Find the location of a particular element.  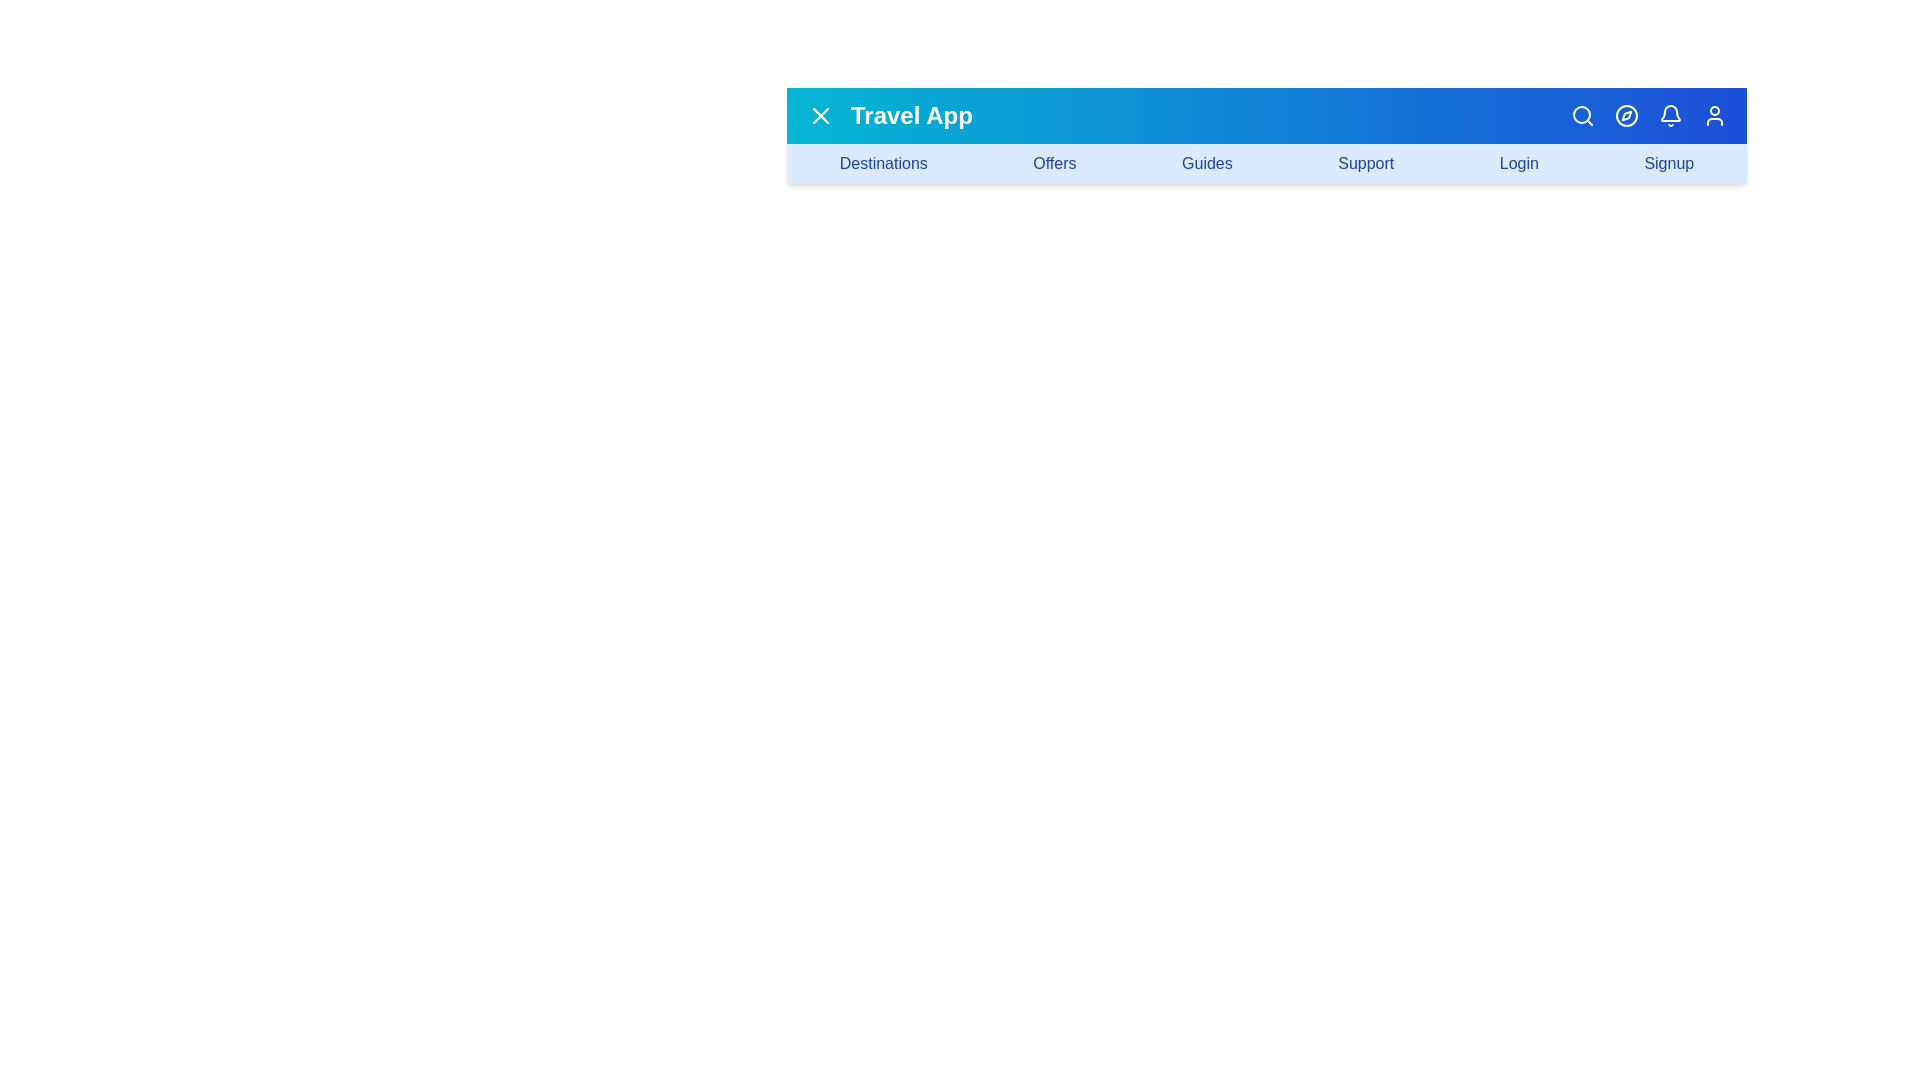

the menu item Guides to observe visual feedback is located at coordinates (1205, 163).